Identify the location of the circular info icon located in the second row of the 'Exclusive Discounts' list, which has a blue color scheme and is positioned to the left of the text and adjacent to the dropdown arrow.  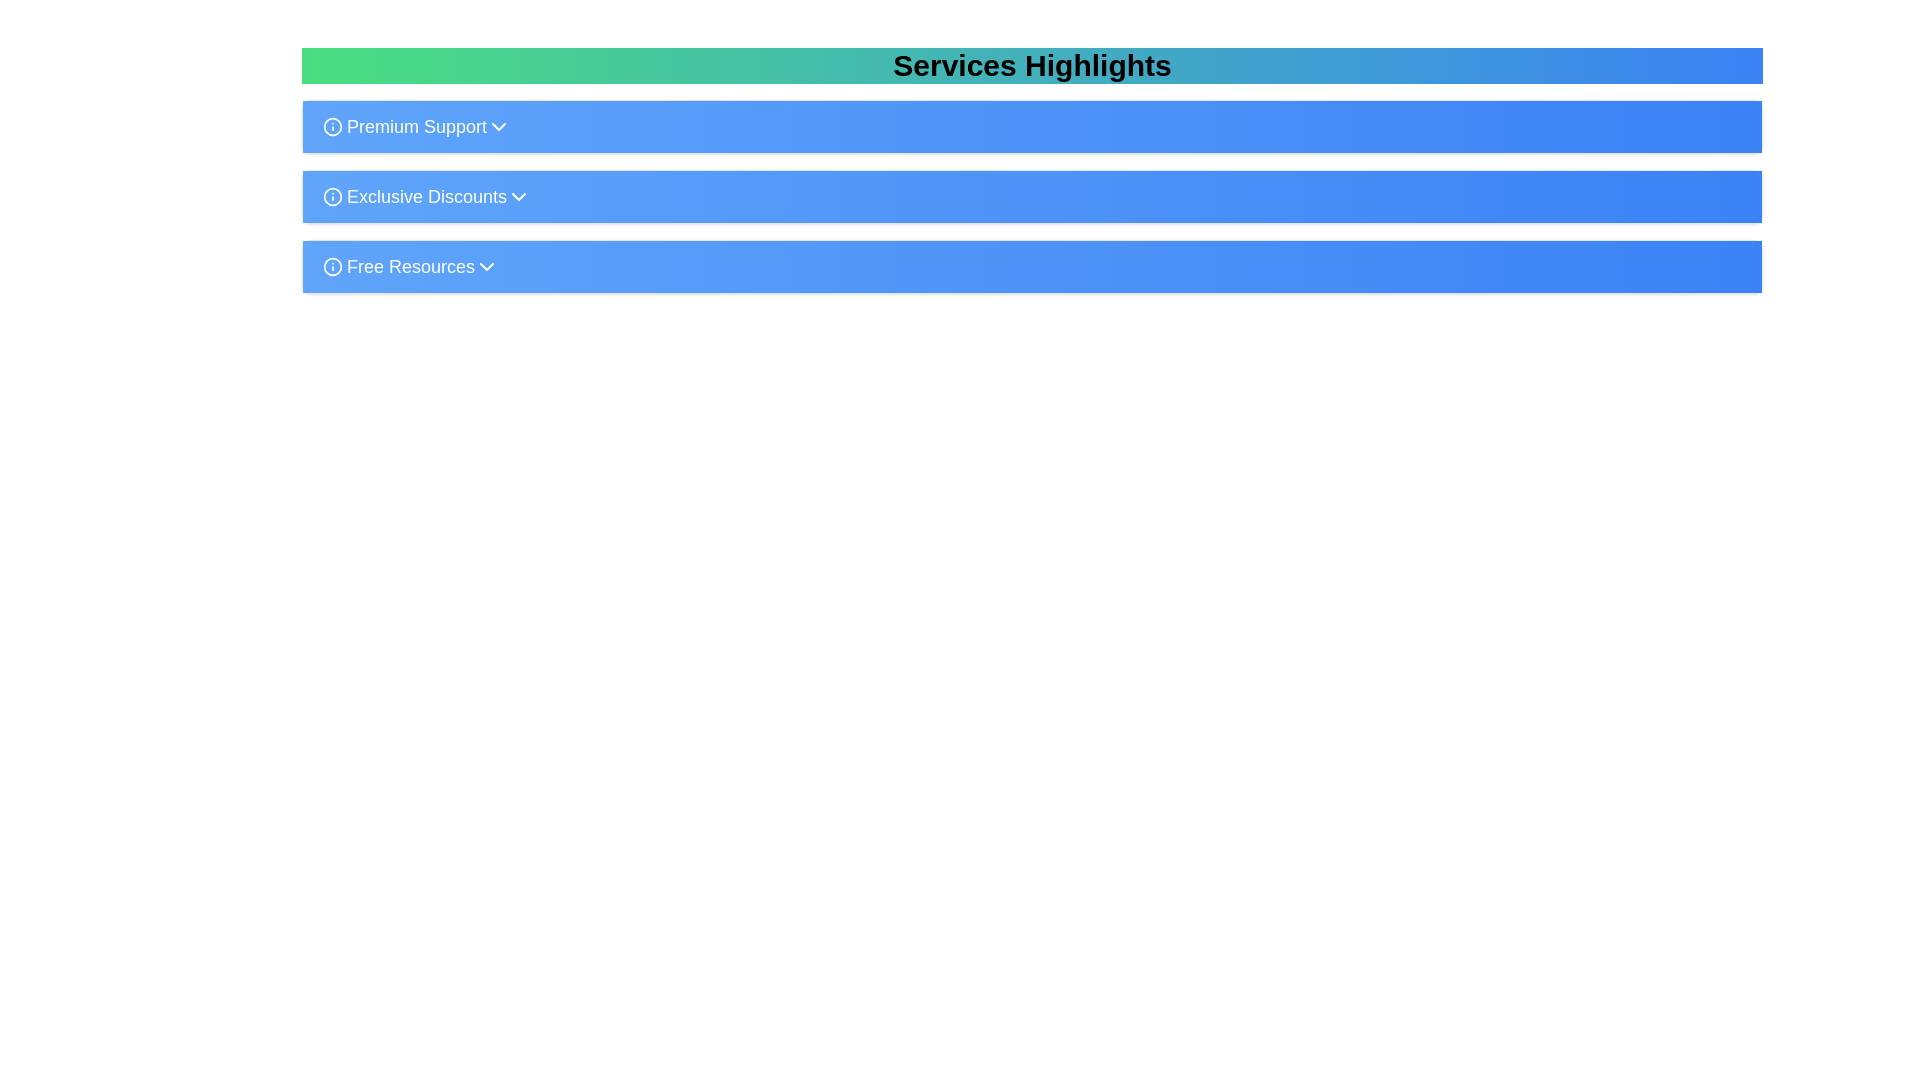
(332, 196).